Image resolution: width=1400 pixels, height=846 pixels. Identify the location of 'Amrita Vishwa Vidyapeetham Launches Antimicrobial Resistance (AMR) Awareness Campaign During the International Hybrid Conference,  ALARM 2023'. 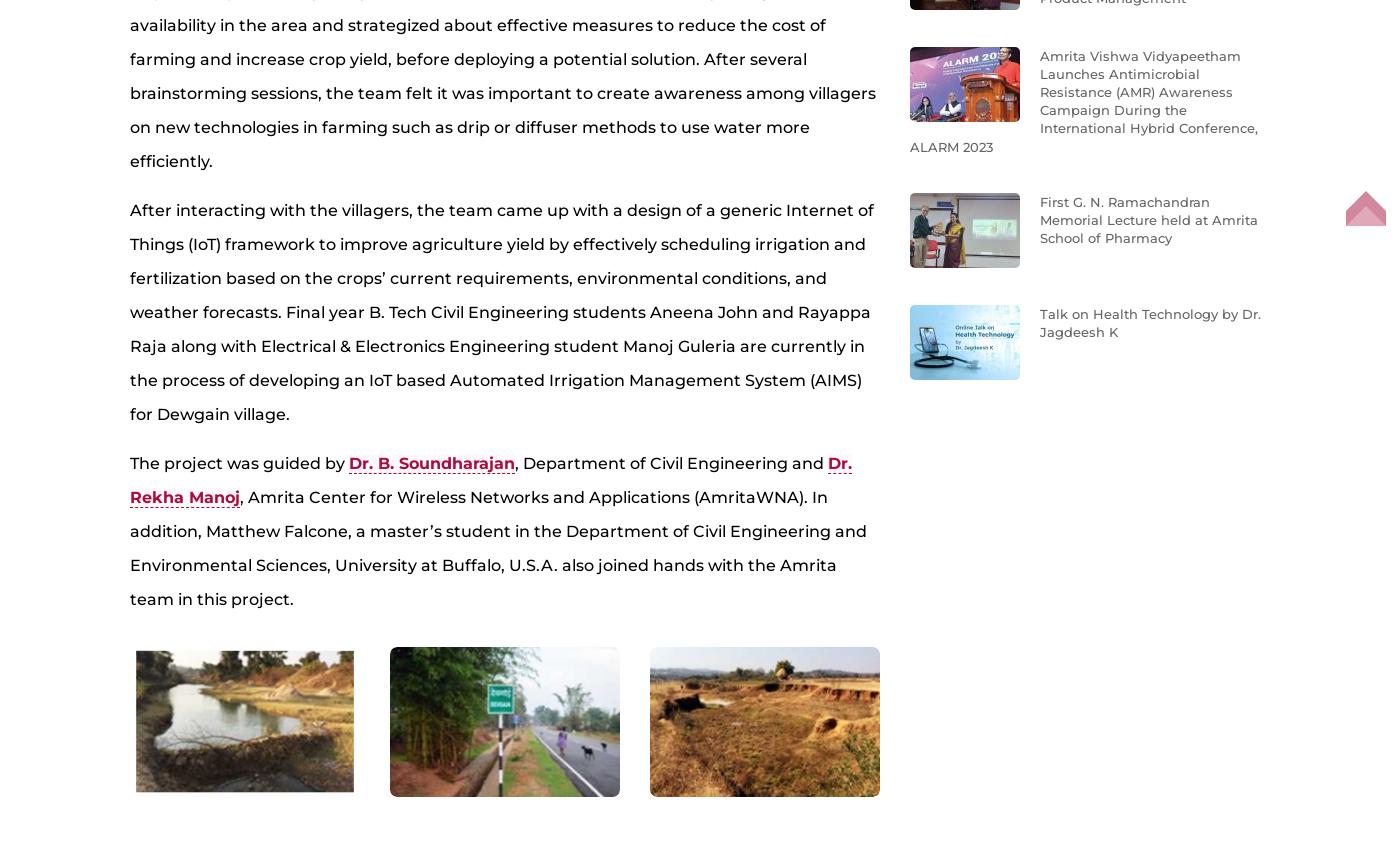
(1084, 100).